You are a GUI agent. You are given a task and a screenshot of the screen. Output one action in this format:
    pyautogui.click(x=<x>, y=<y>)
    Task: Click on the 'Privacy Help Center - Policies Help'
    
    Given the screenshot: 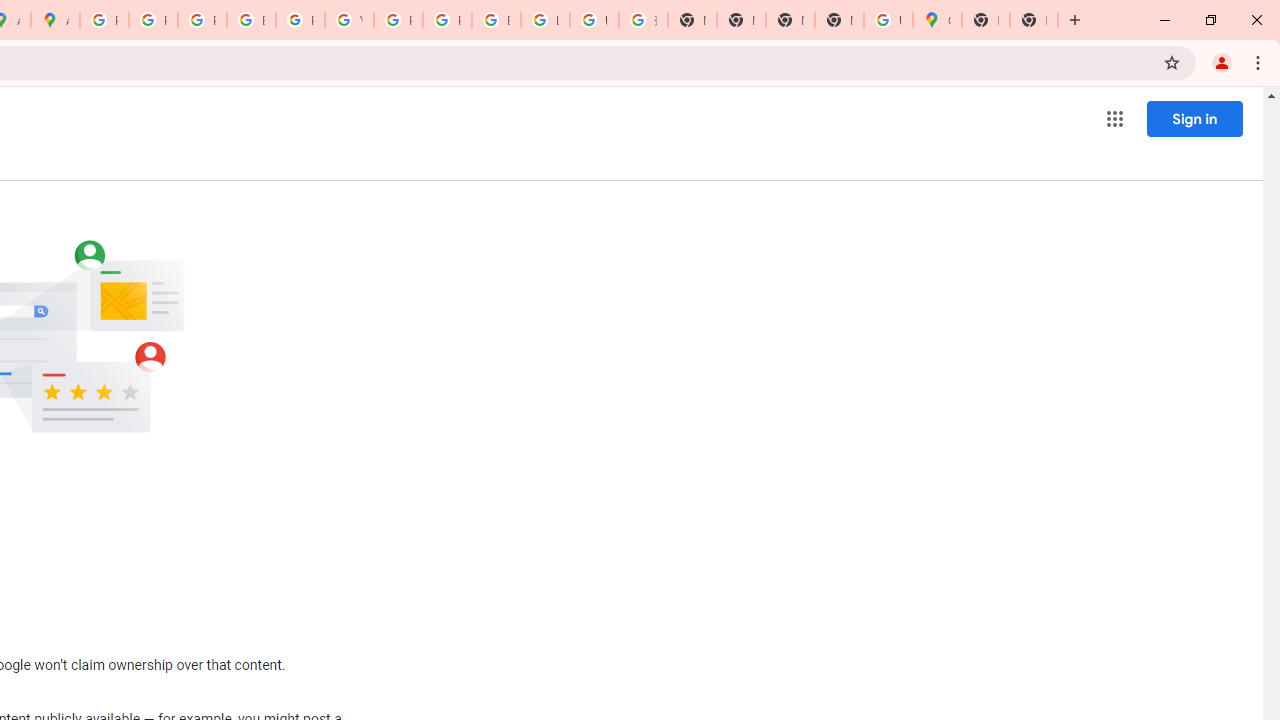 What is the action you would take?
    pyautogui.click(x=202, y=20)
    